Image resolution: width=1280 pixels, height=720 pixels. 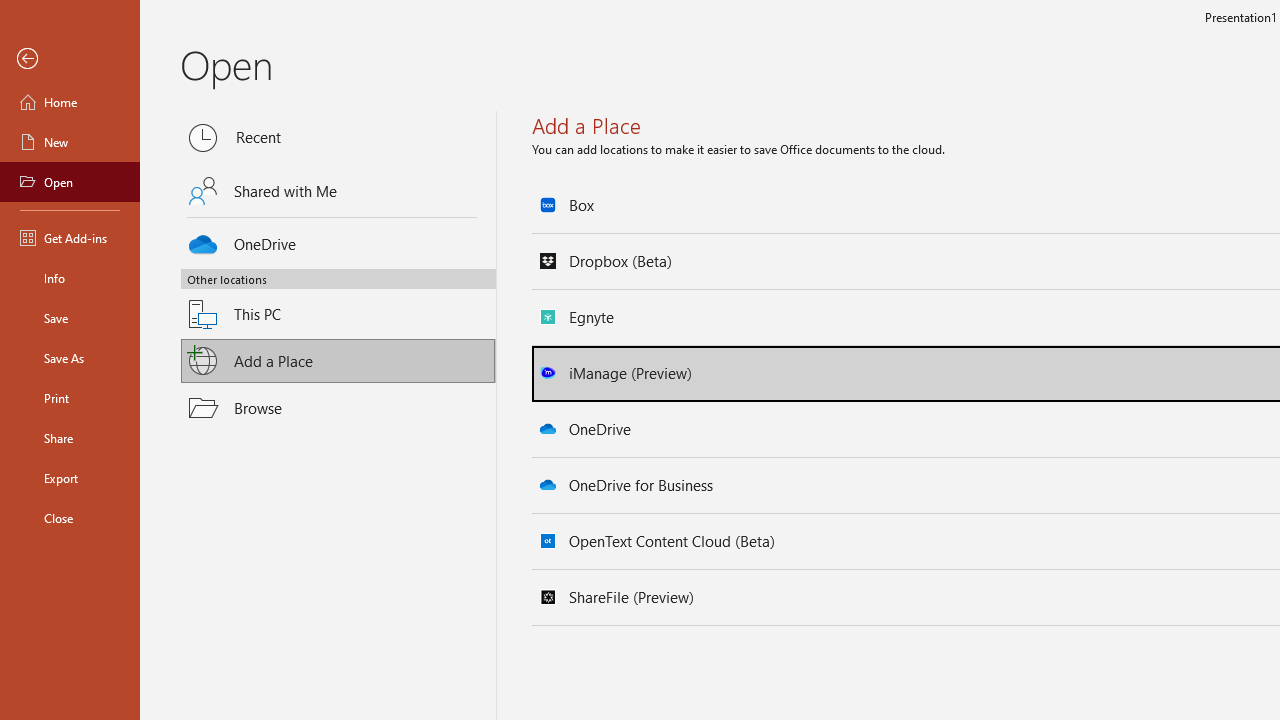 I want to click on 'Add a Place', so click(x=338, y=361).